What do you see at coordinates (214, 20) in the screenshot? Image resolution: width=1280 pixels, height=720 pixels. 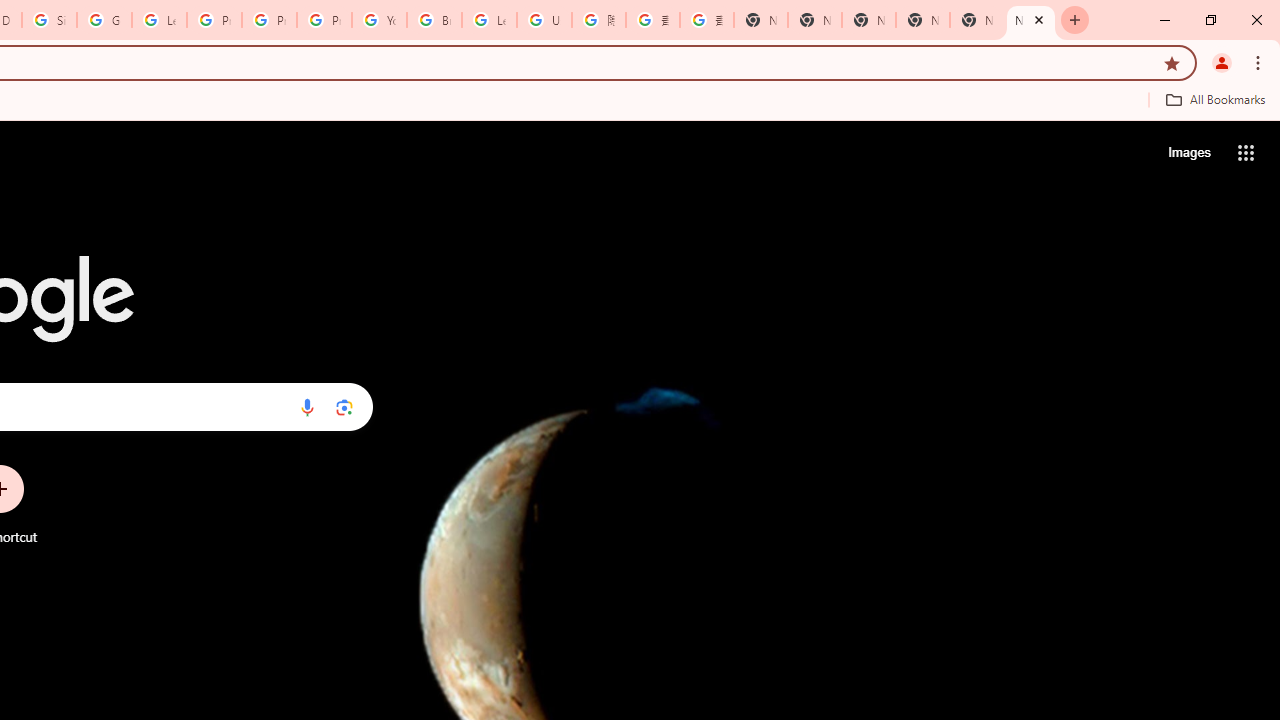 I see `'Privacy Help Center - Policies Help'` at bounding box center [214, 20].